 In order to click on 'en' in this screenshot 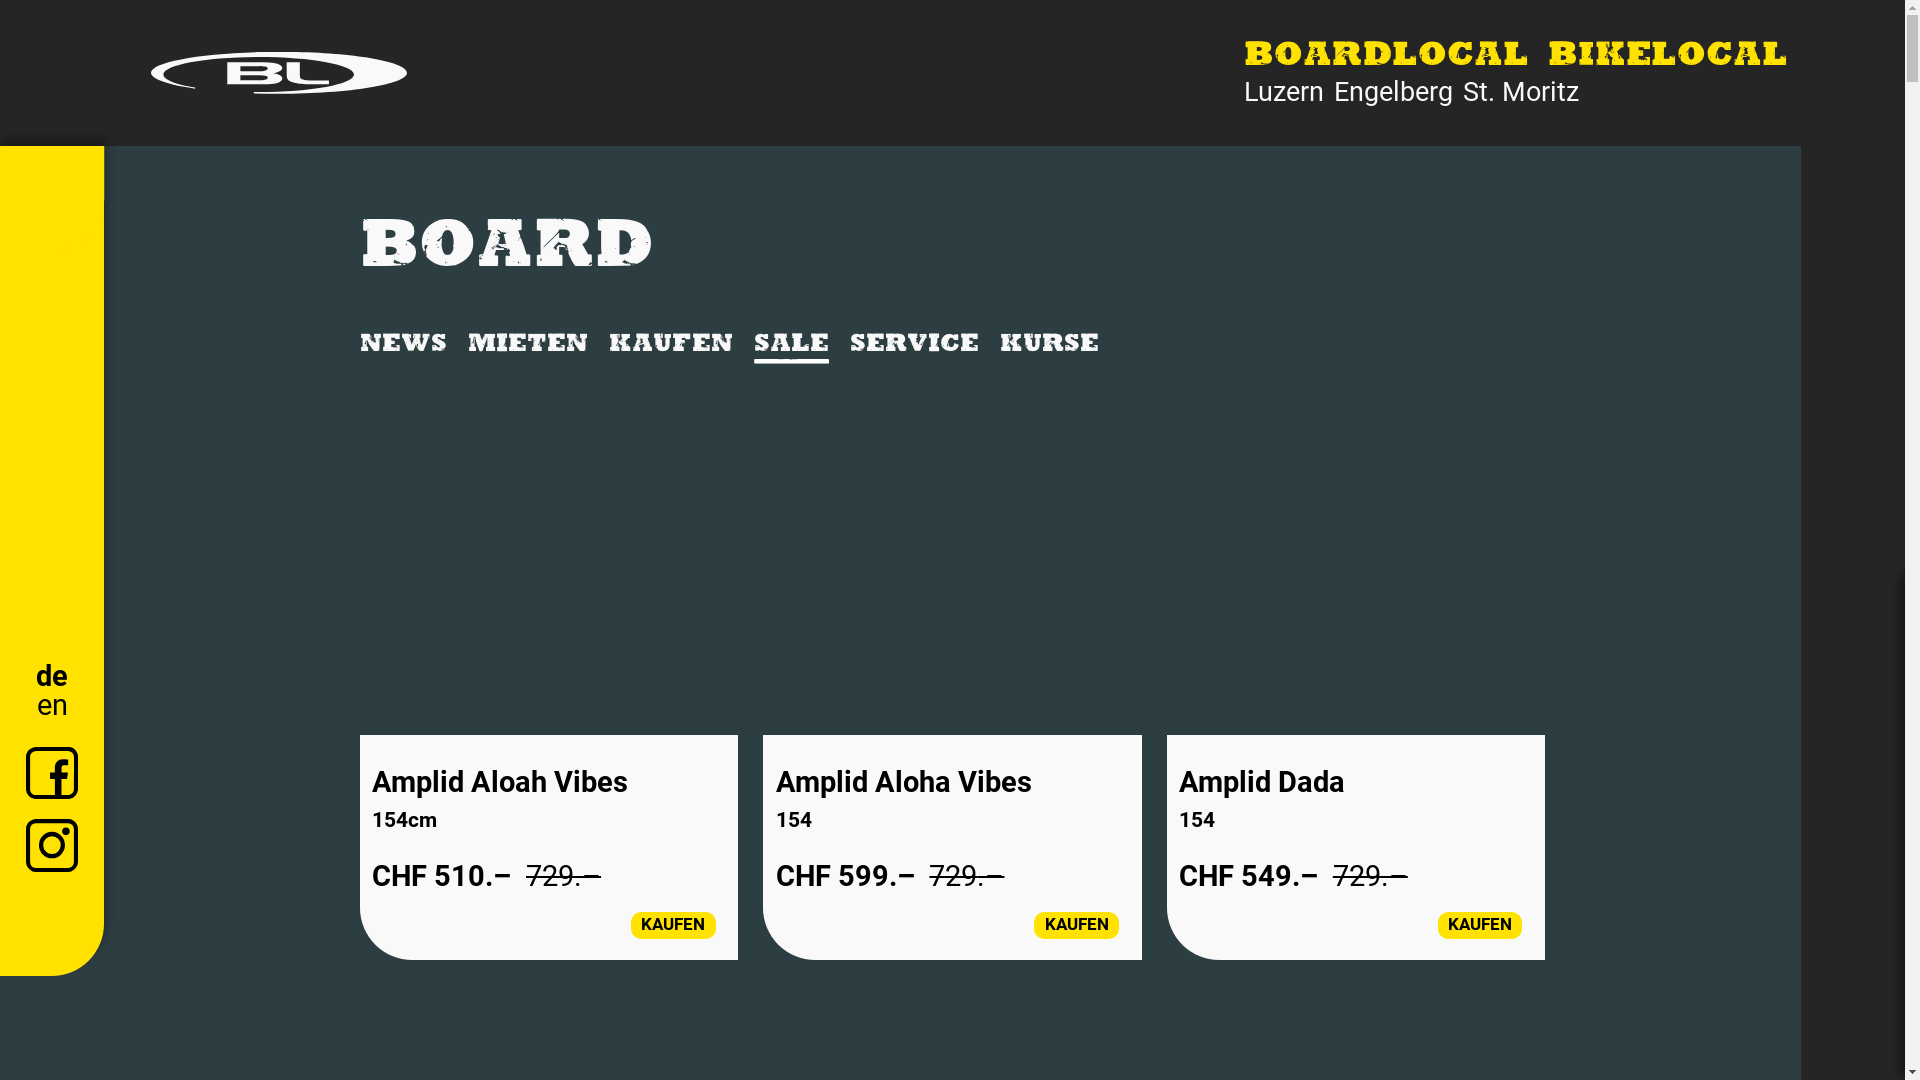, I will do `click(52, 704)`.